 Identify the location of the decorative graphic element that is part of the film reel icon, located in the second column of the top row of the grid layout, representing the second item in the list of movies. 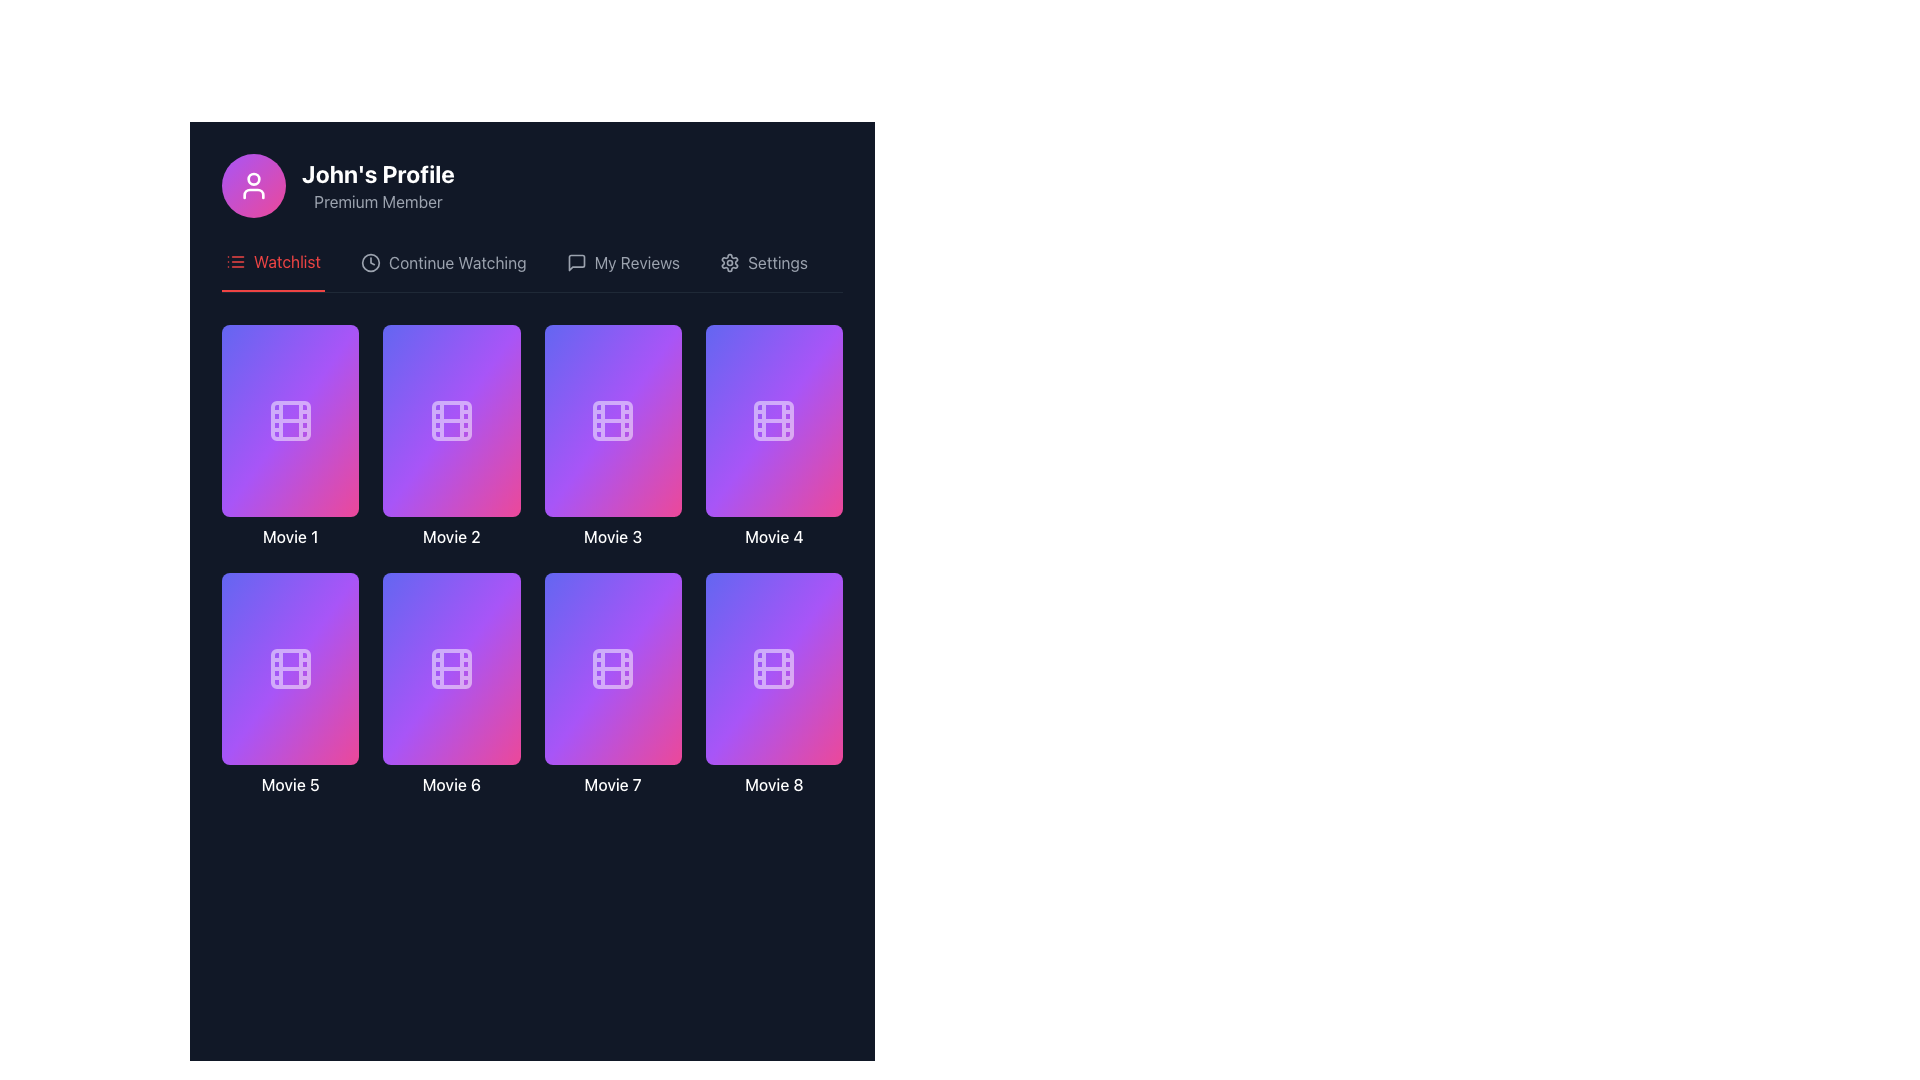
(450, 419).